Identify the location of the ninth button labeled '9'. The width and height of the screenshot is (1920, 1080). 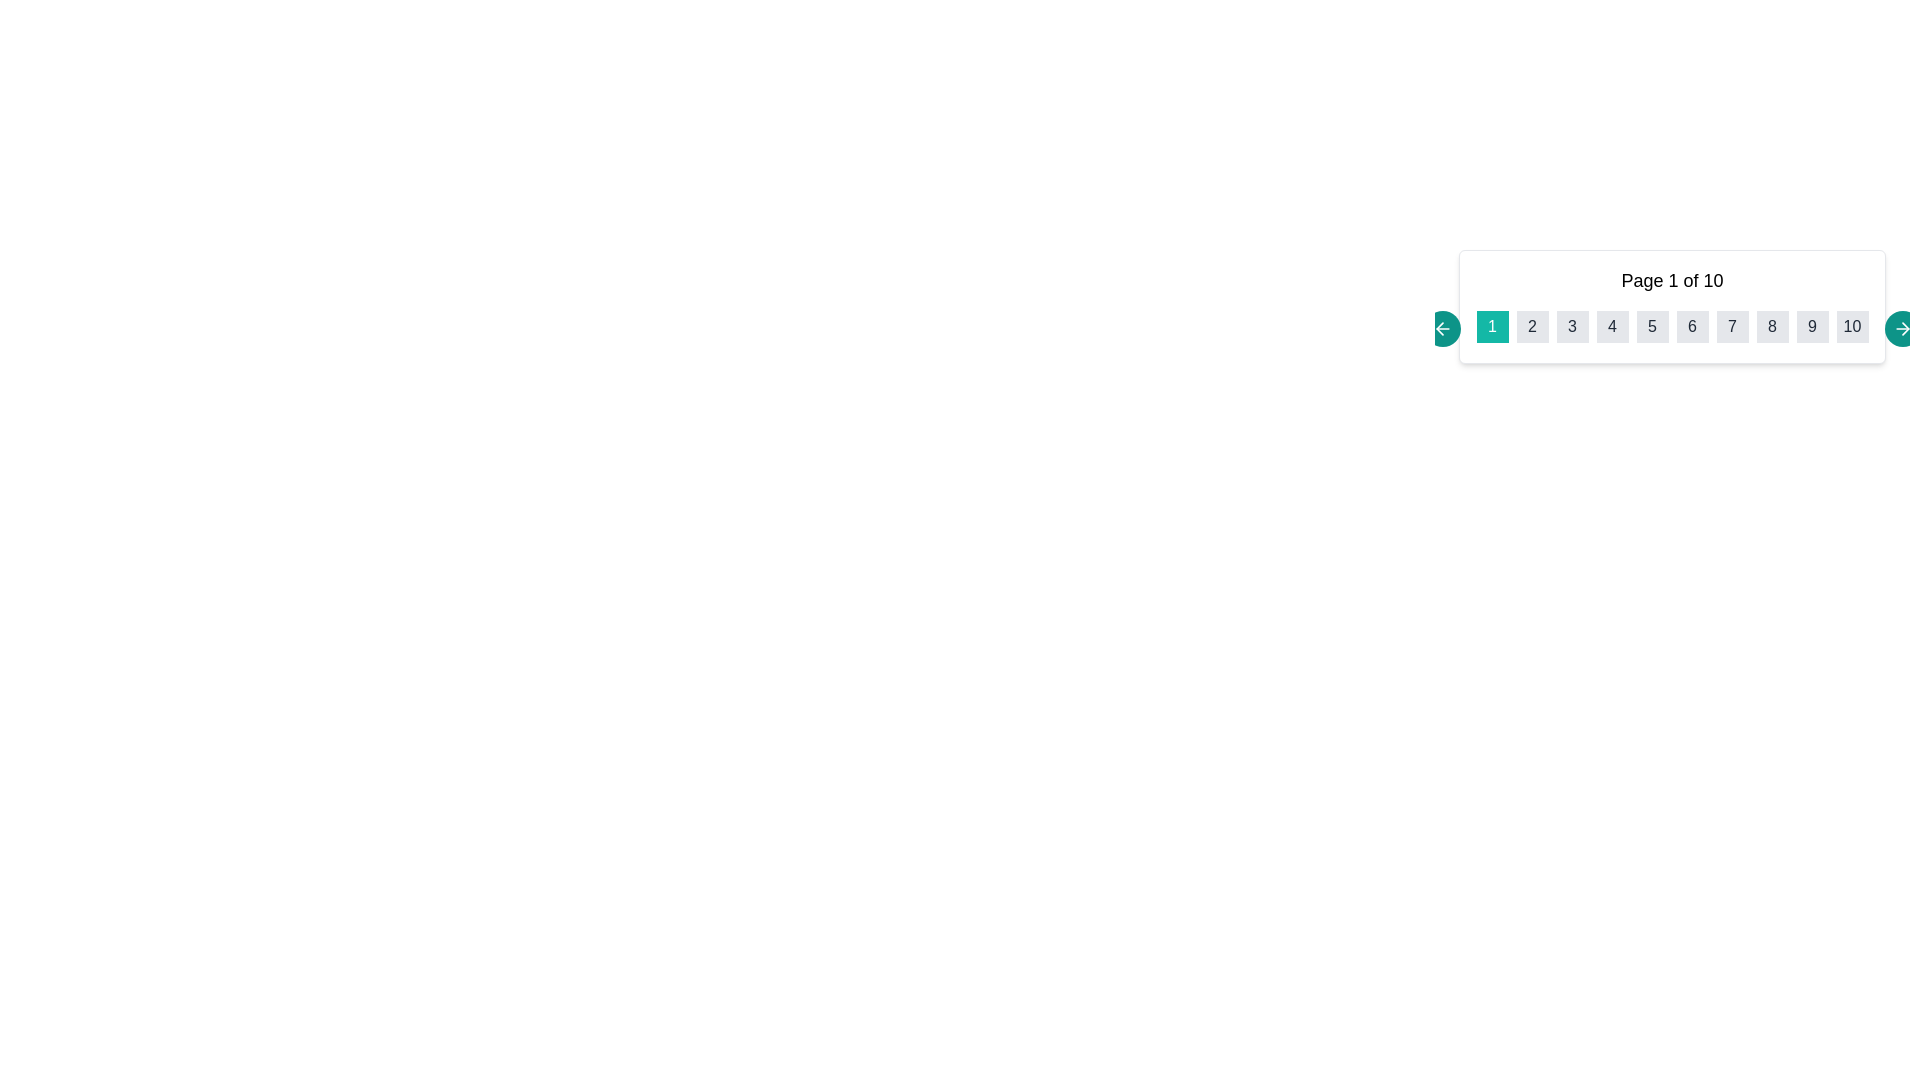
(1812, 326).